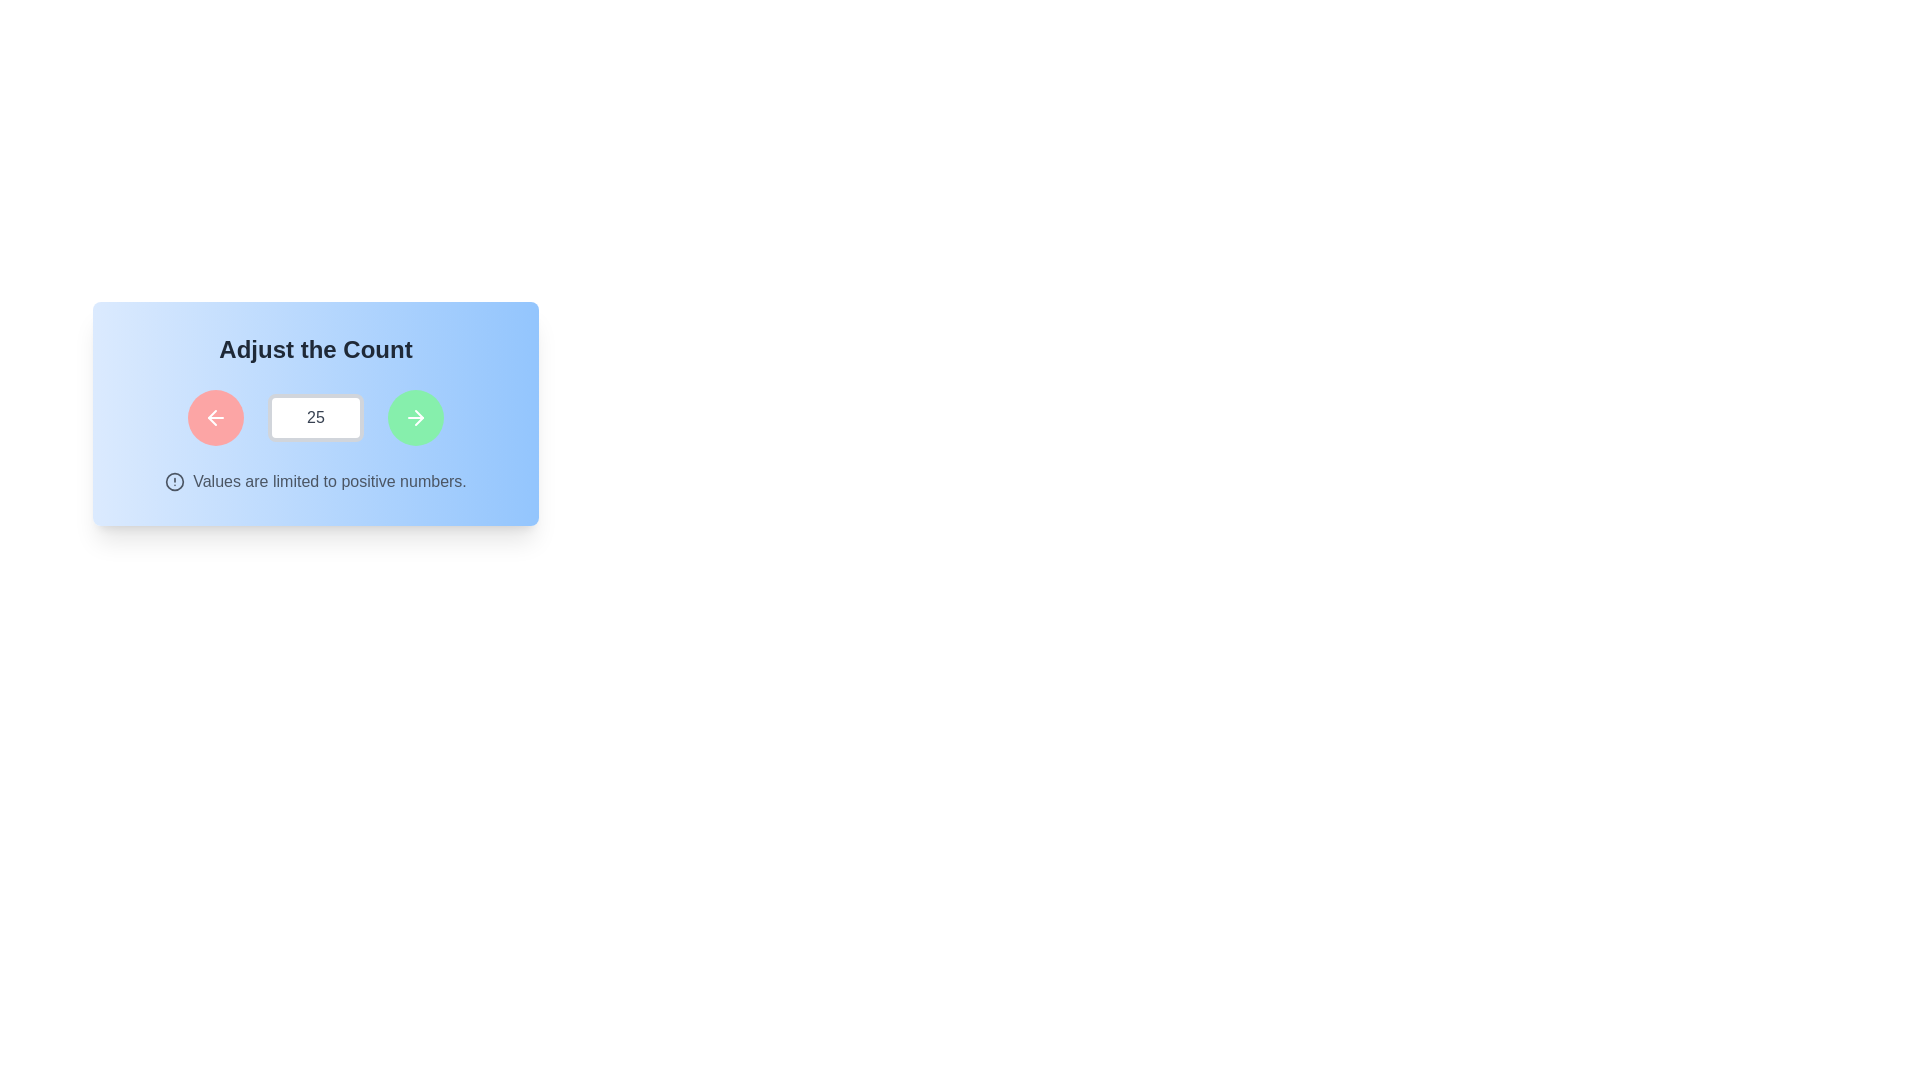 The height and width of the screenshot is (1080, 1920). I want to click on the right-pointing arrowhead within the SVG icon that indicates an increase or forward movement, located to the right of the numeric input field, so click(418, 416).